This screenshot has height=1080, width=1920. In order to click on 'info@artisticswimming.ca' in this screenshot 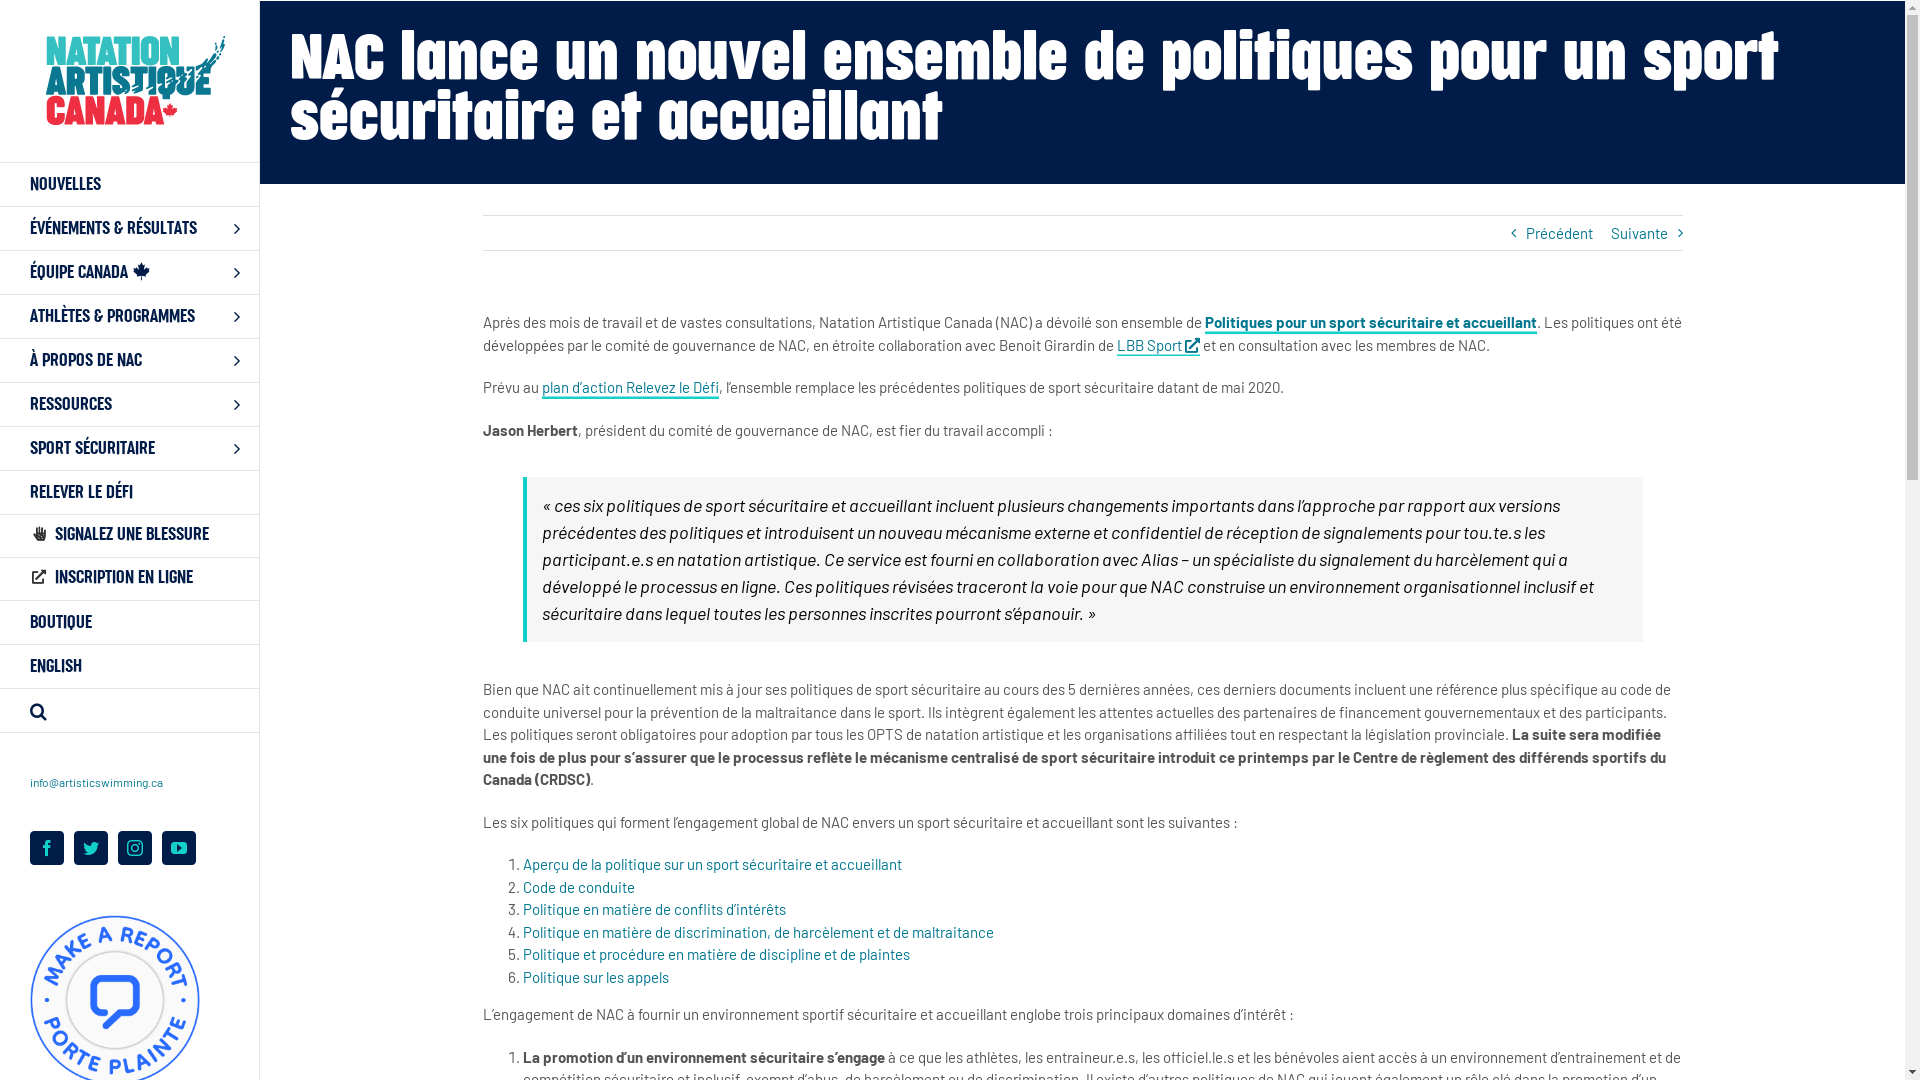, I will do `click(95, 781)`.